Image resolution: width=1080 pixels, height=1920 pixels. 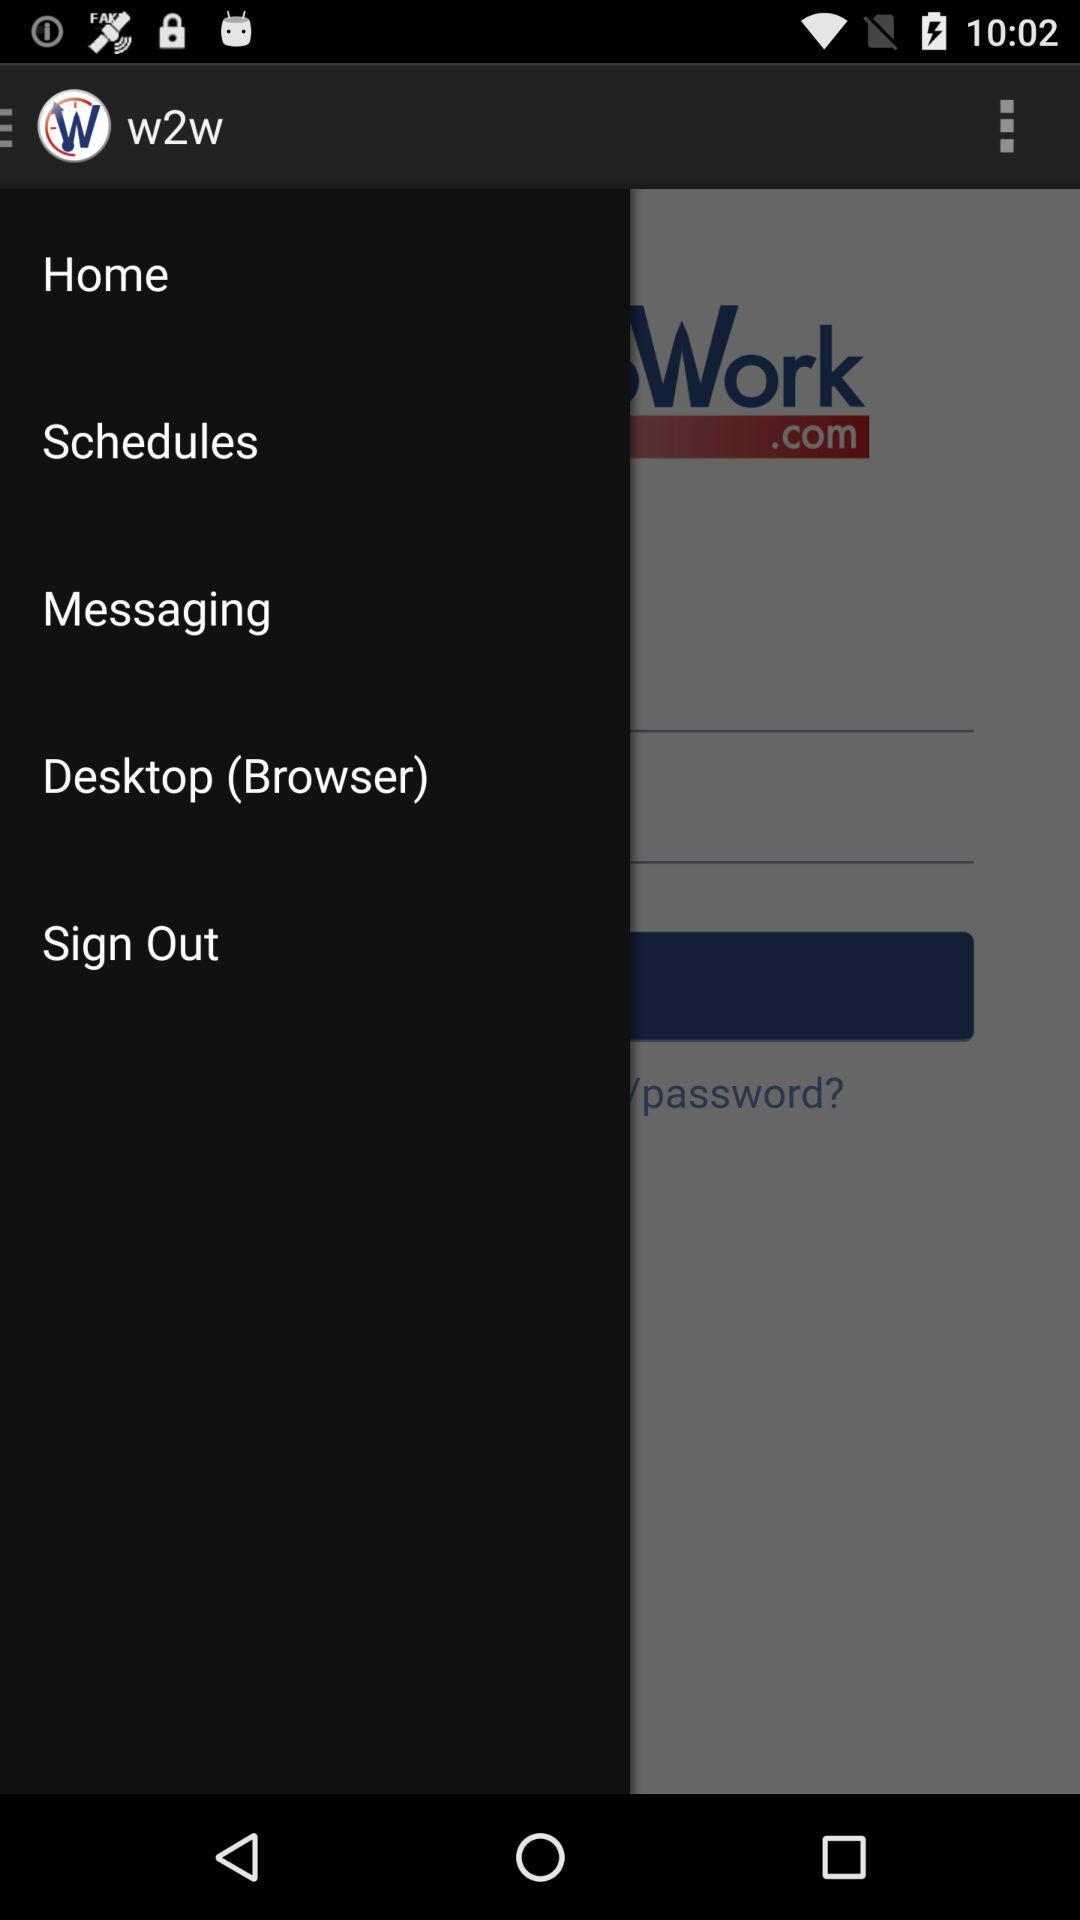 What do you see at coordinates (315, 606) in the screenshot?
I see `the messaging icon` at bounding box center [315, 606].